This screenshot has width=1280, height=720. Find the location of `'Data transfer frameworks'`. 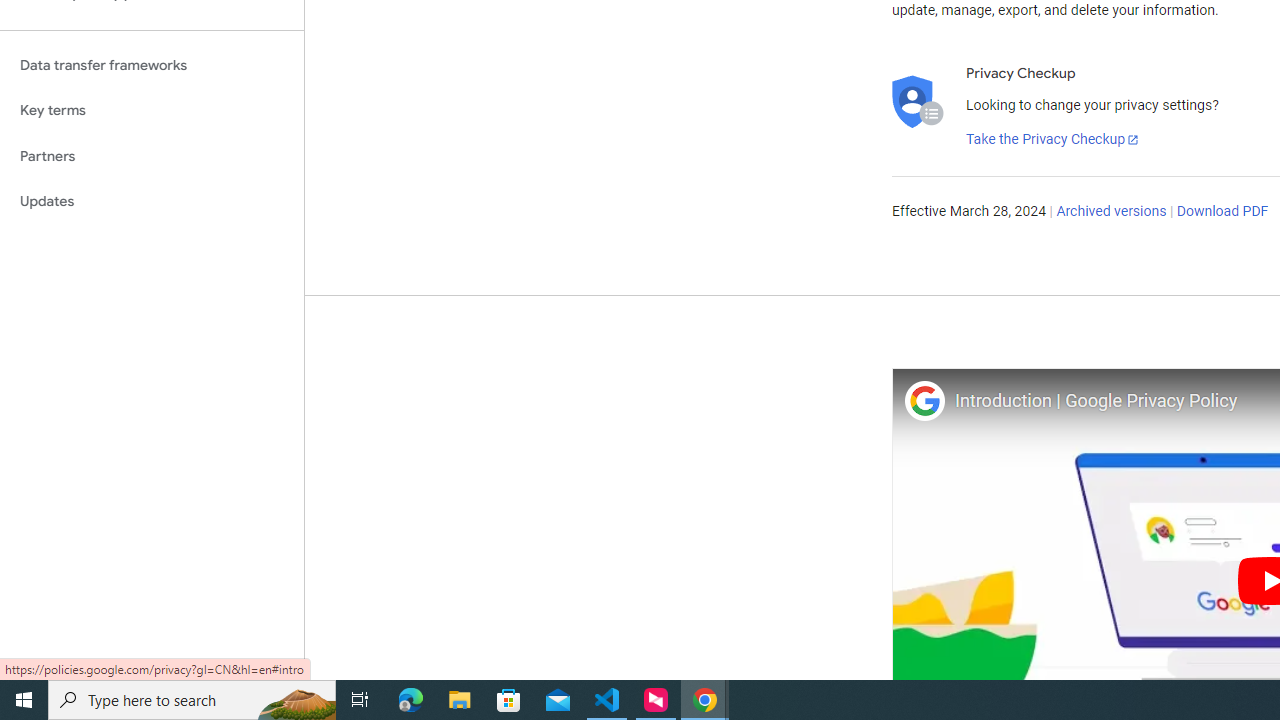

'Data transfer frameworks' is located at coordinates (151, 64).